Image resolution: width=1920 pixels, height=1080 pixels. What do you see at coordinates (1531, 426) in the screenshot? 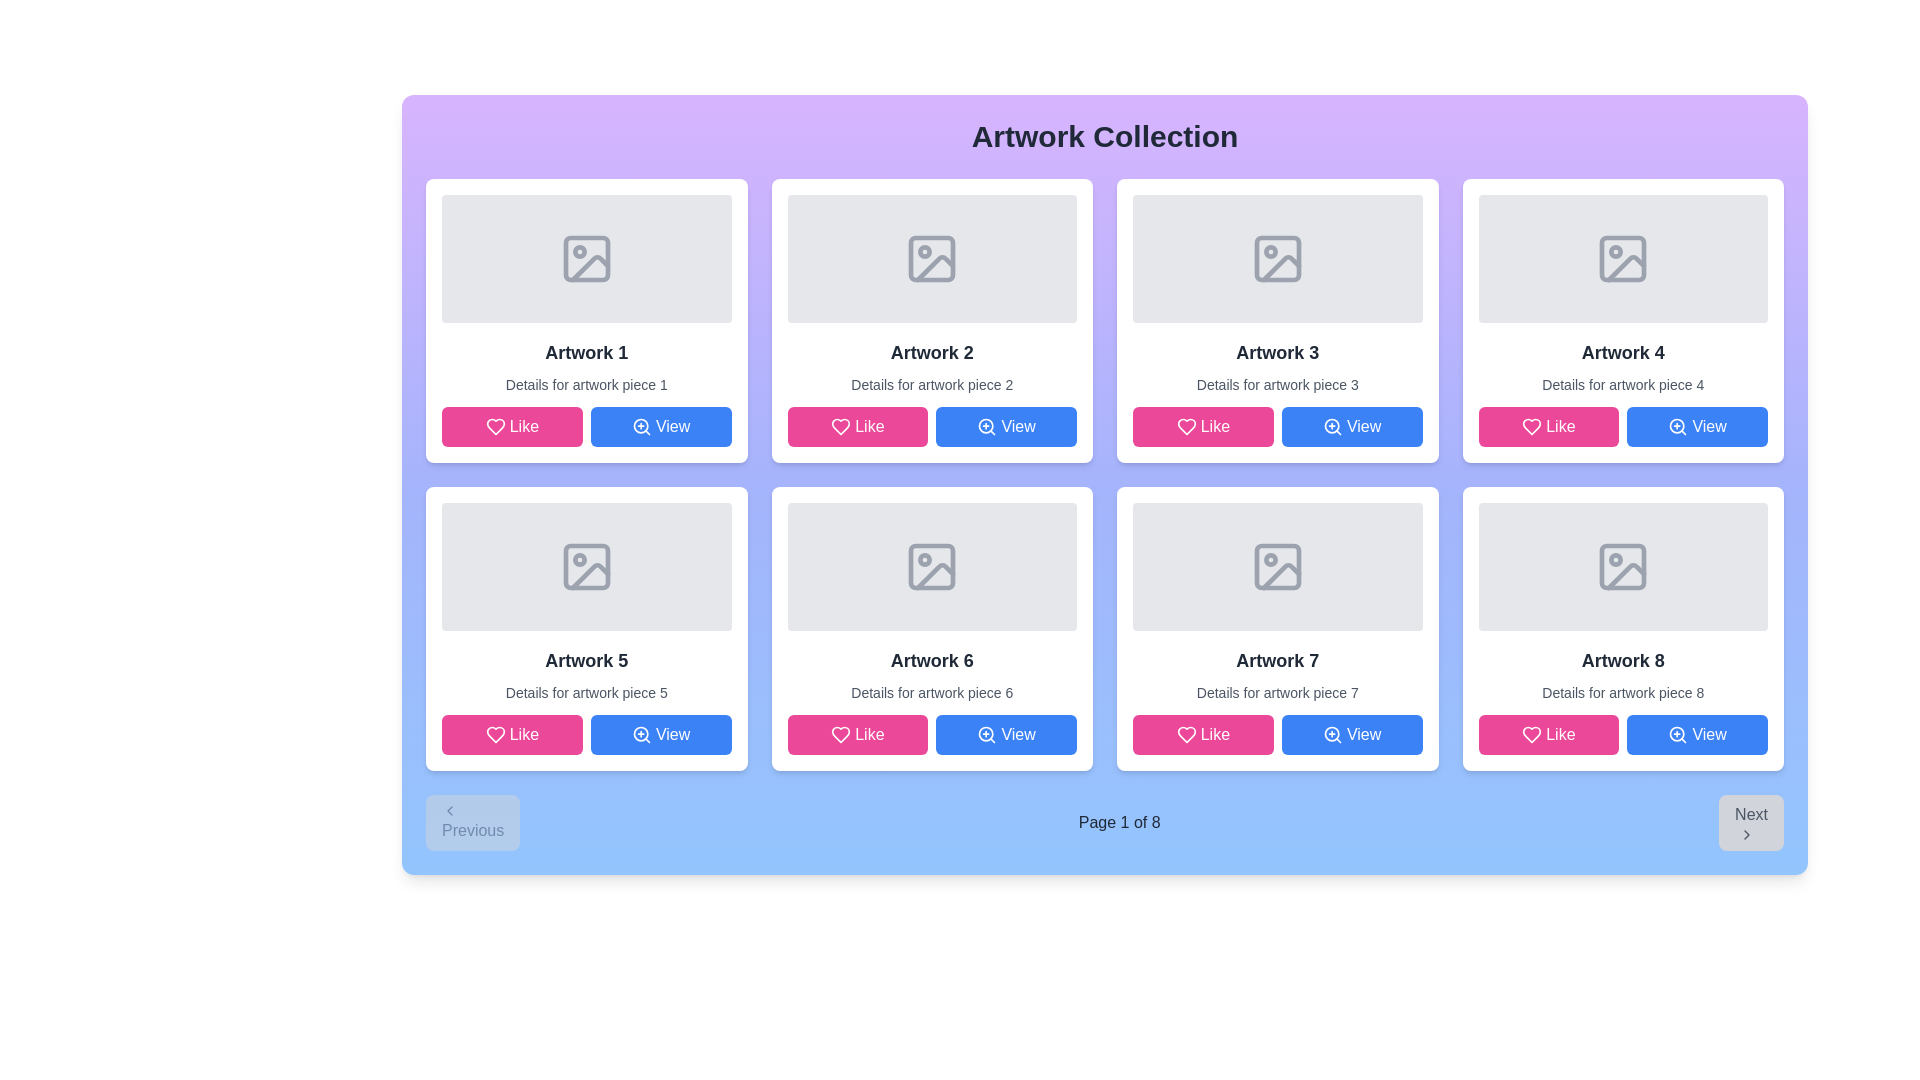
I see `the heart icon next to the 'Like' text in the pink button under the 'Artwork 4' card` at bounding box center [1531, 426].